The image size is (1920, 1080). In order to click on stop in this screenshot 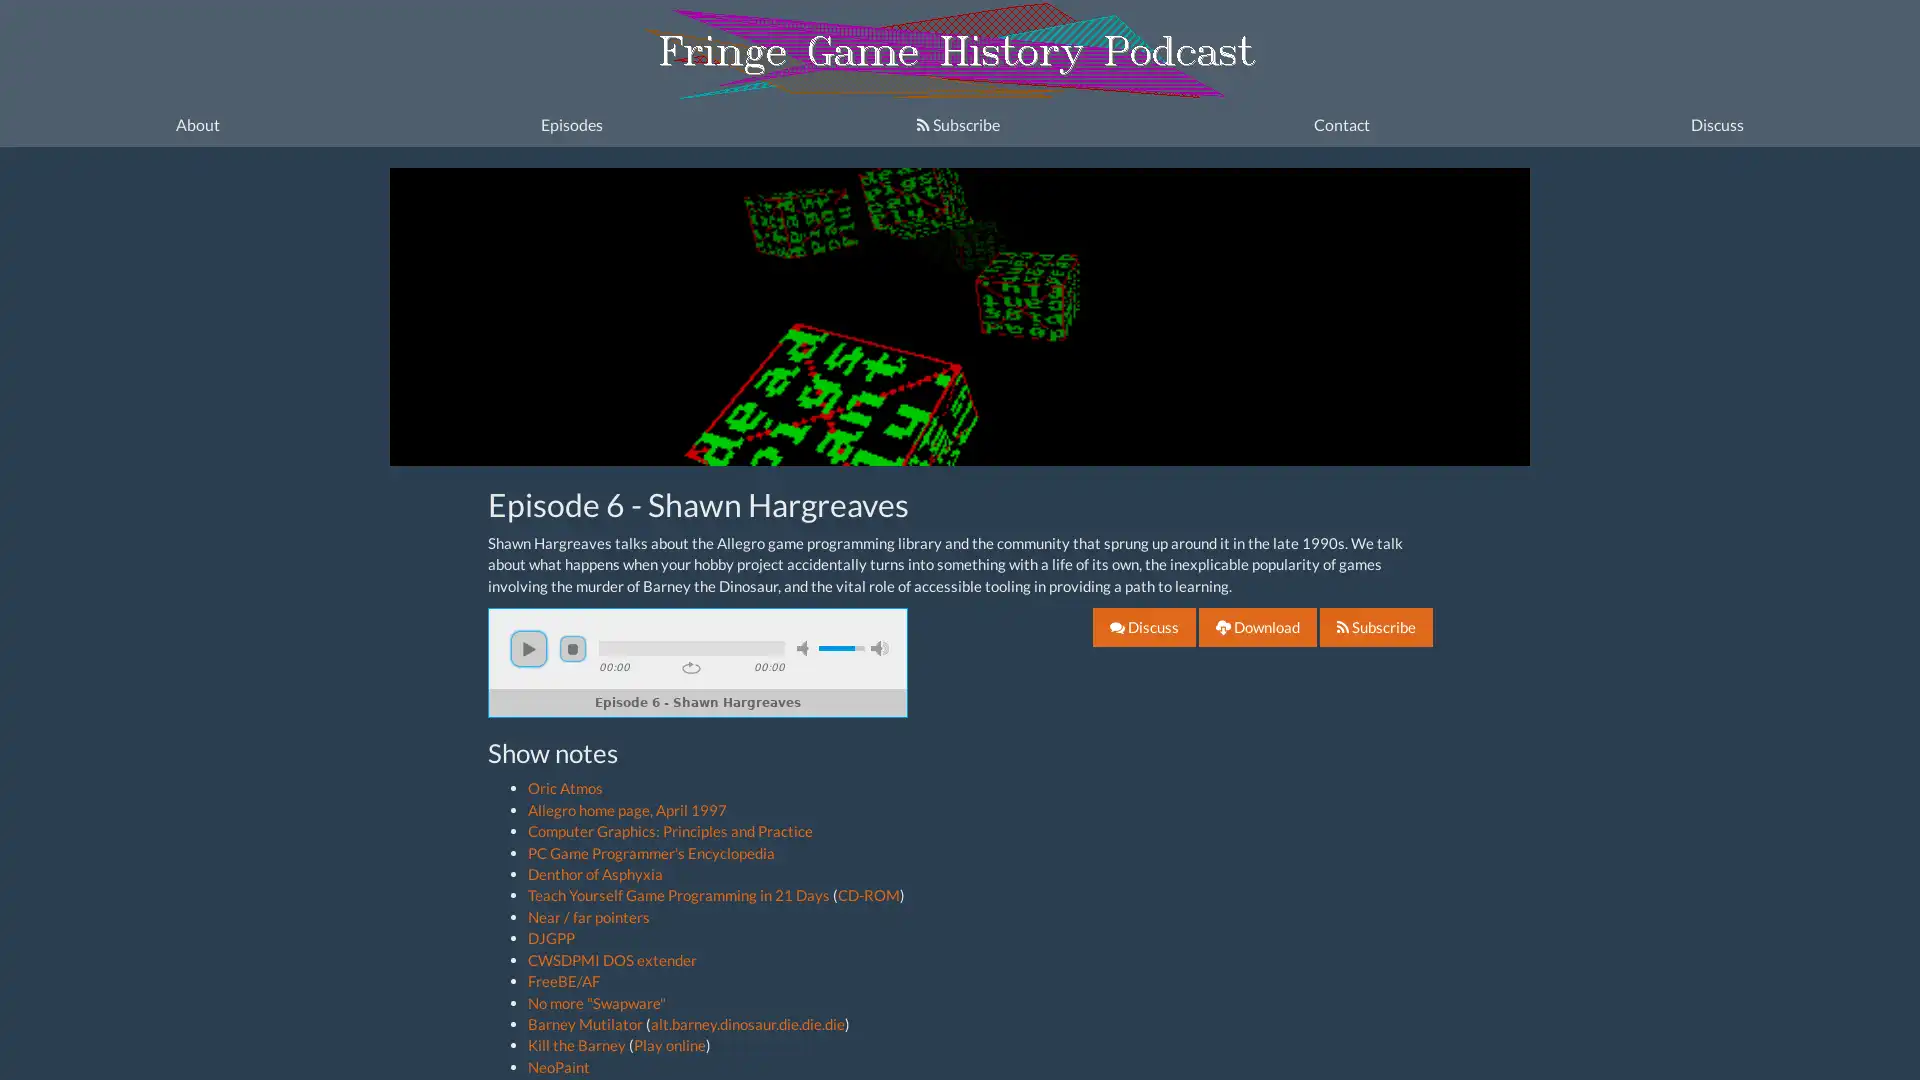, I will do `click(570, 648)`.